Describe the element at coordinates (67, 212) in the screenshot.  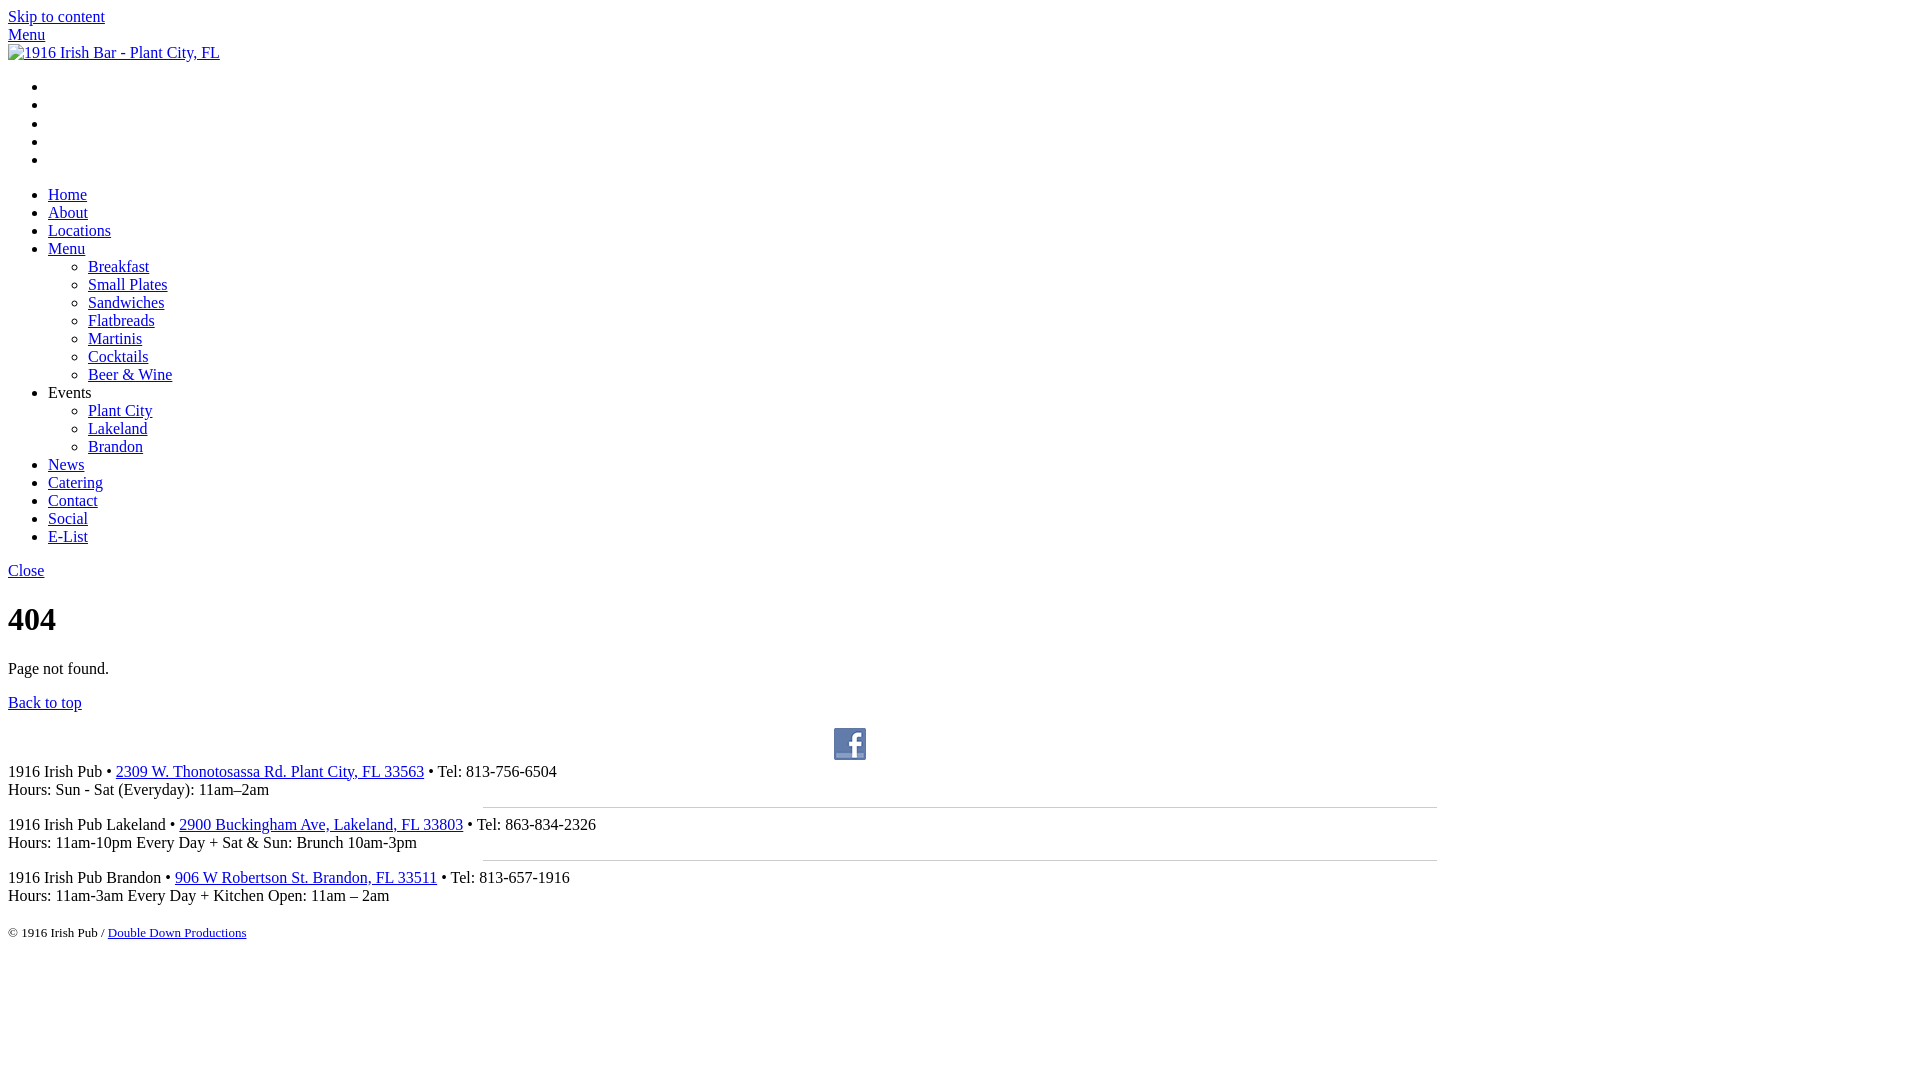
I see `'About'` at that location.